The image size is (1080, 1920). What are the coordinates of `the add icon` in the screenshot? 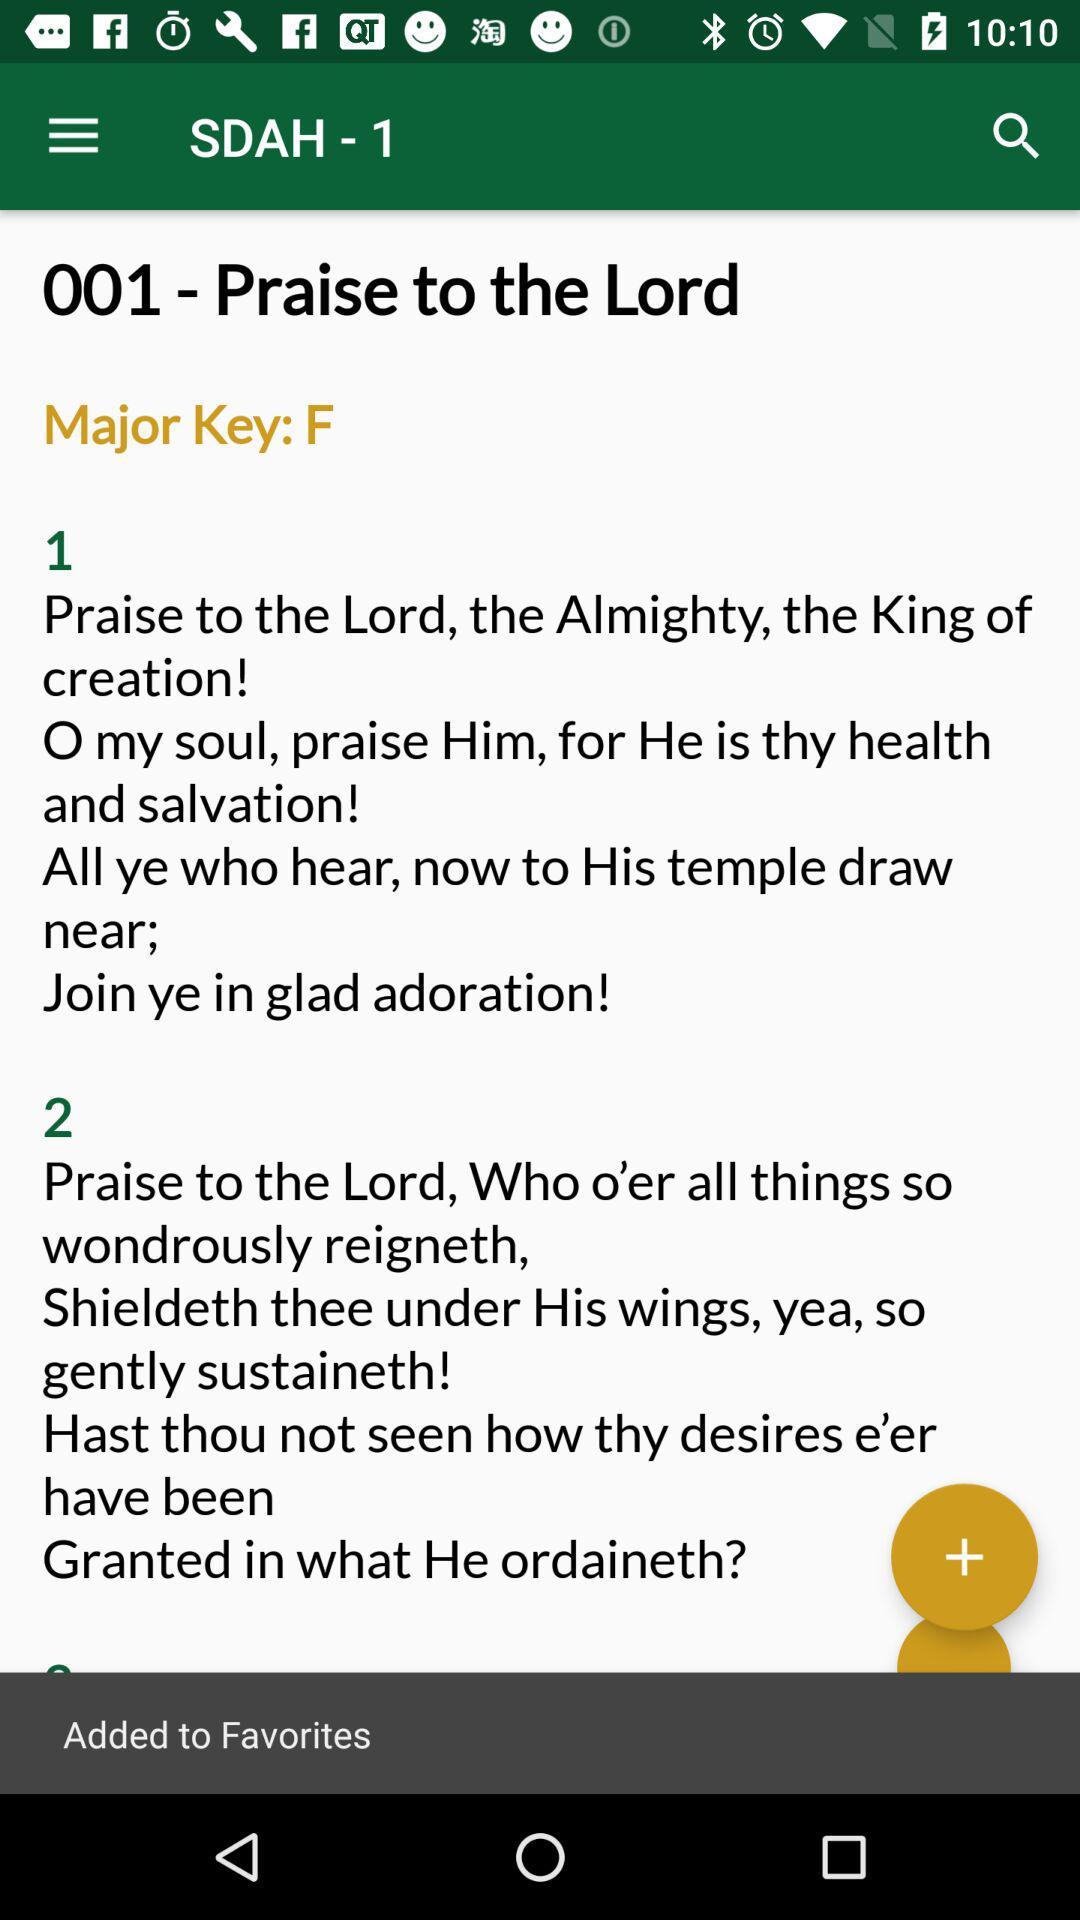 It's located at (963, 1554).